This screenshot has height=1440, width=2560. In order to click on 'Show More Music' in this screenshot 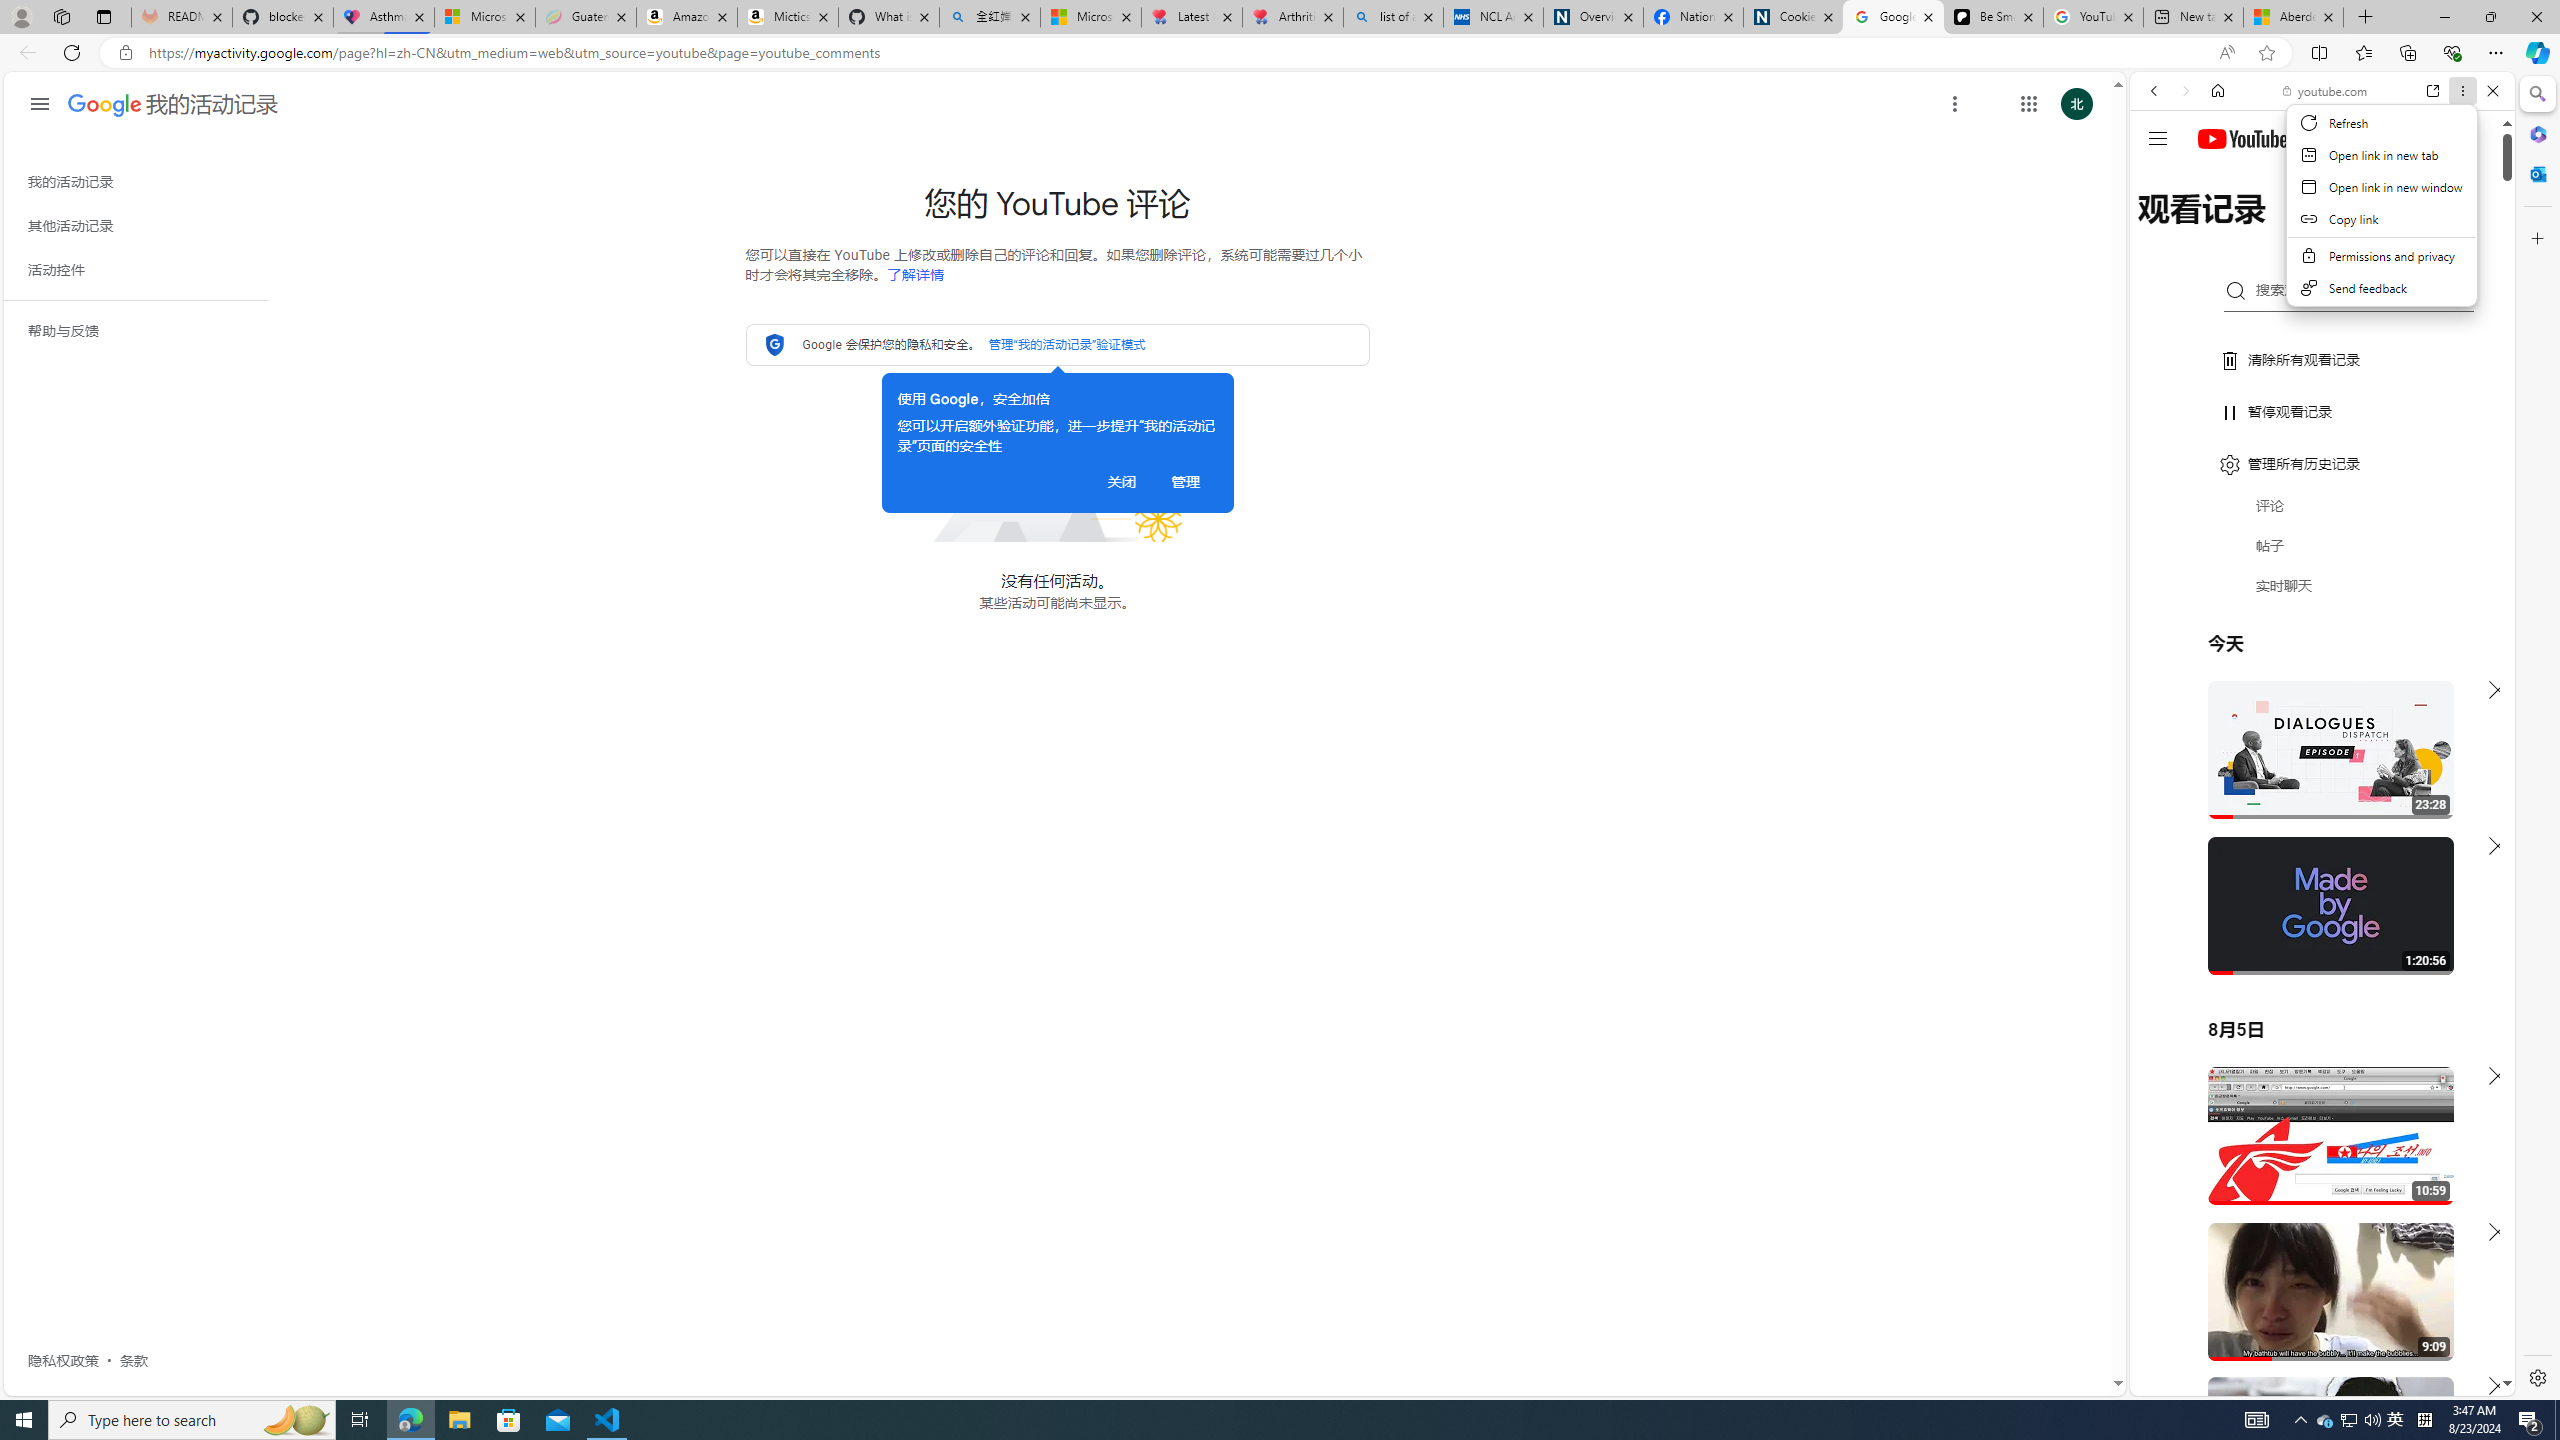, I will do `click(2443, 545)`.